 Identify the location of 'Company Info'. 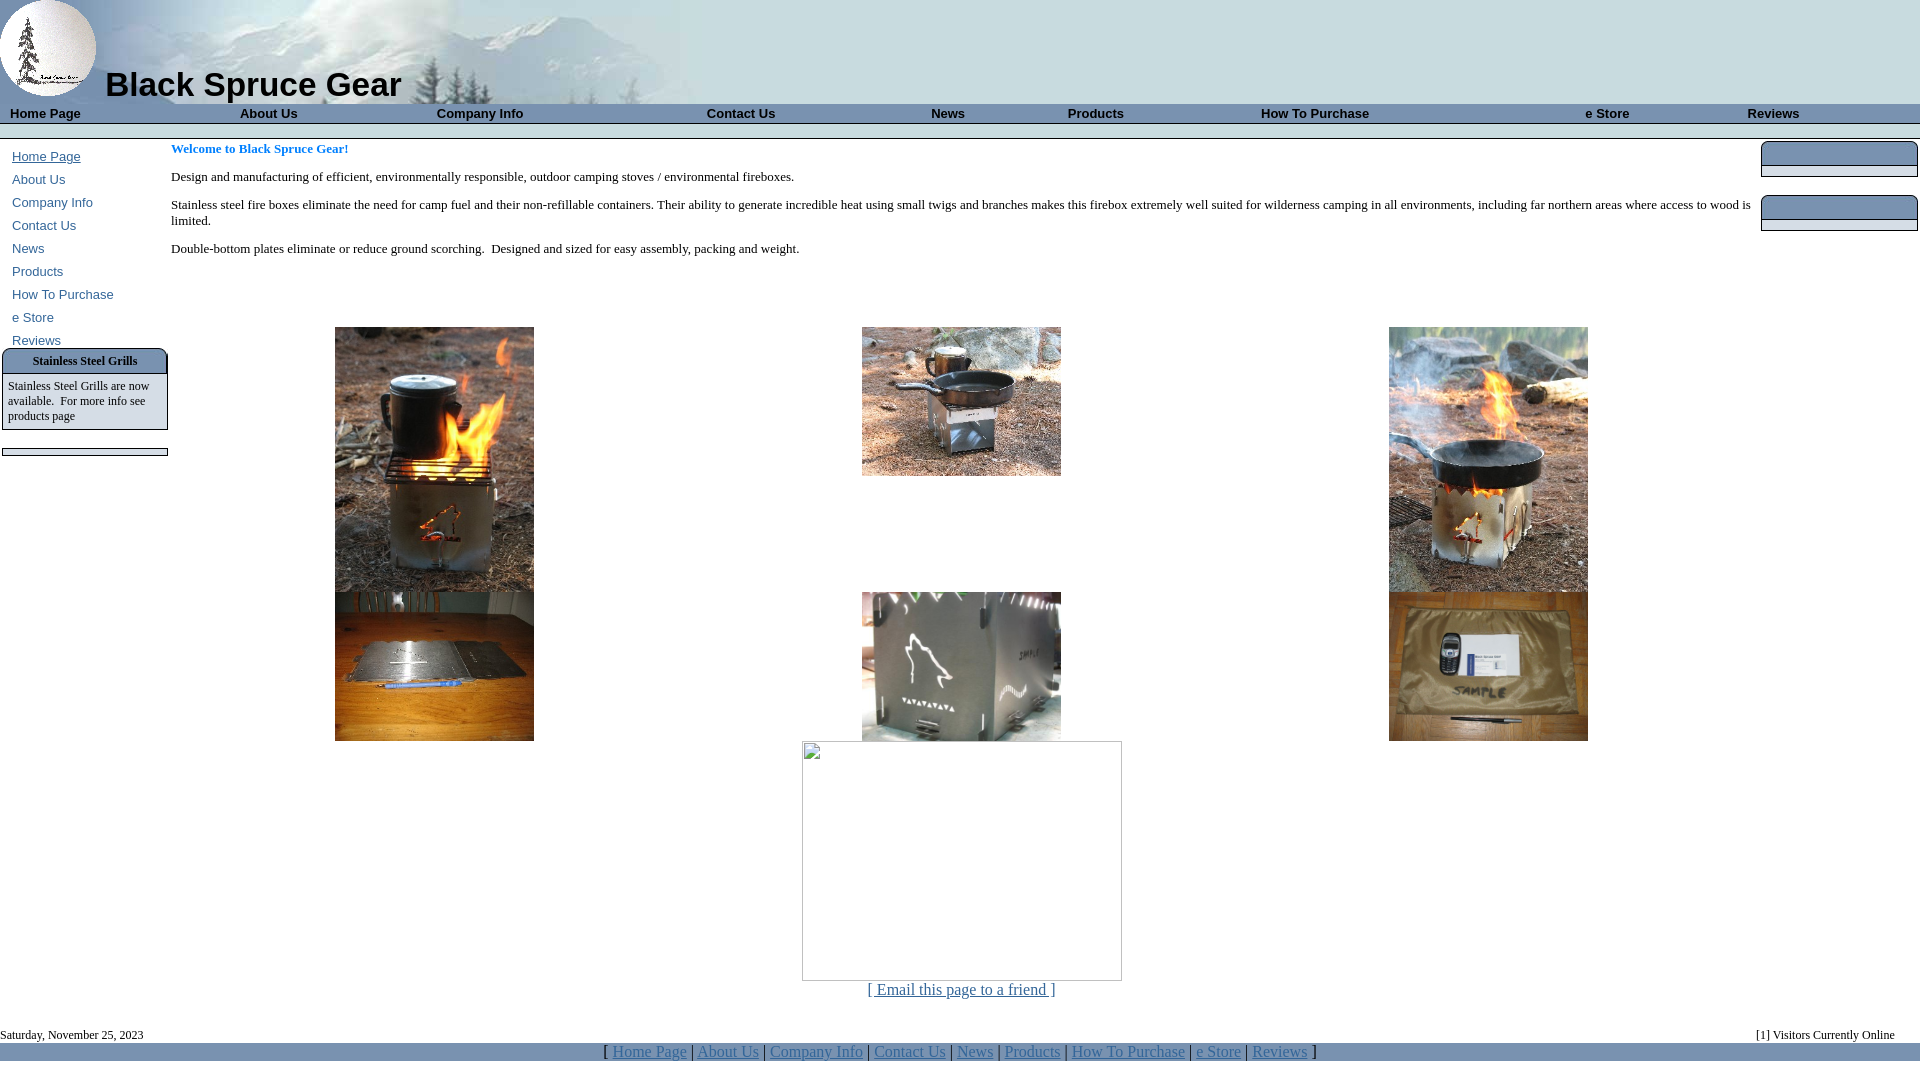
(816, 1050).